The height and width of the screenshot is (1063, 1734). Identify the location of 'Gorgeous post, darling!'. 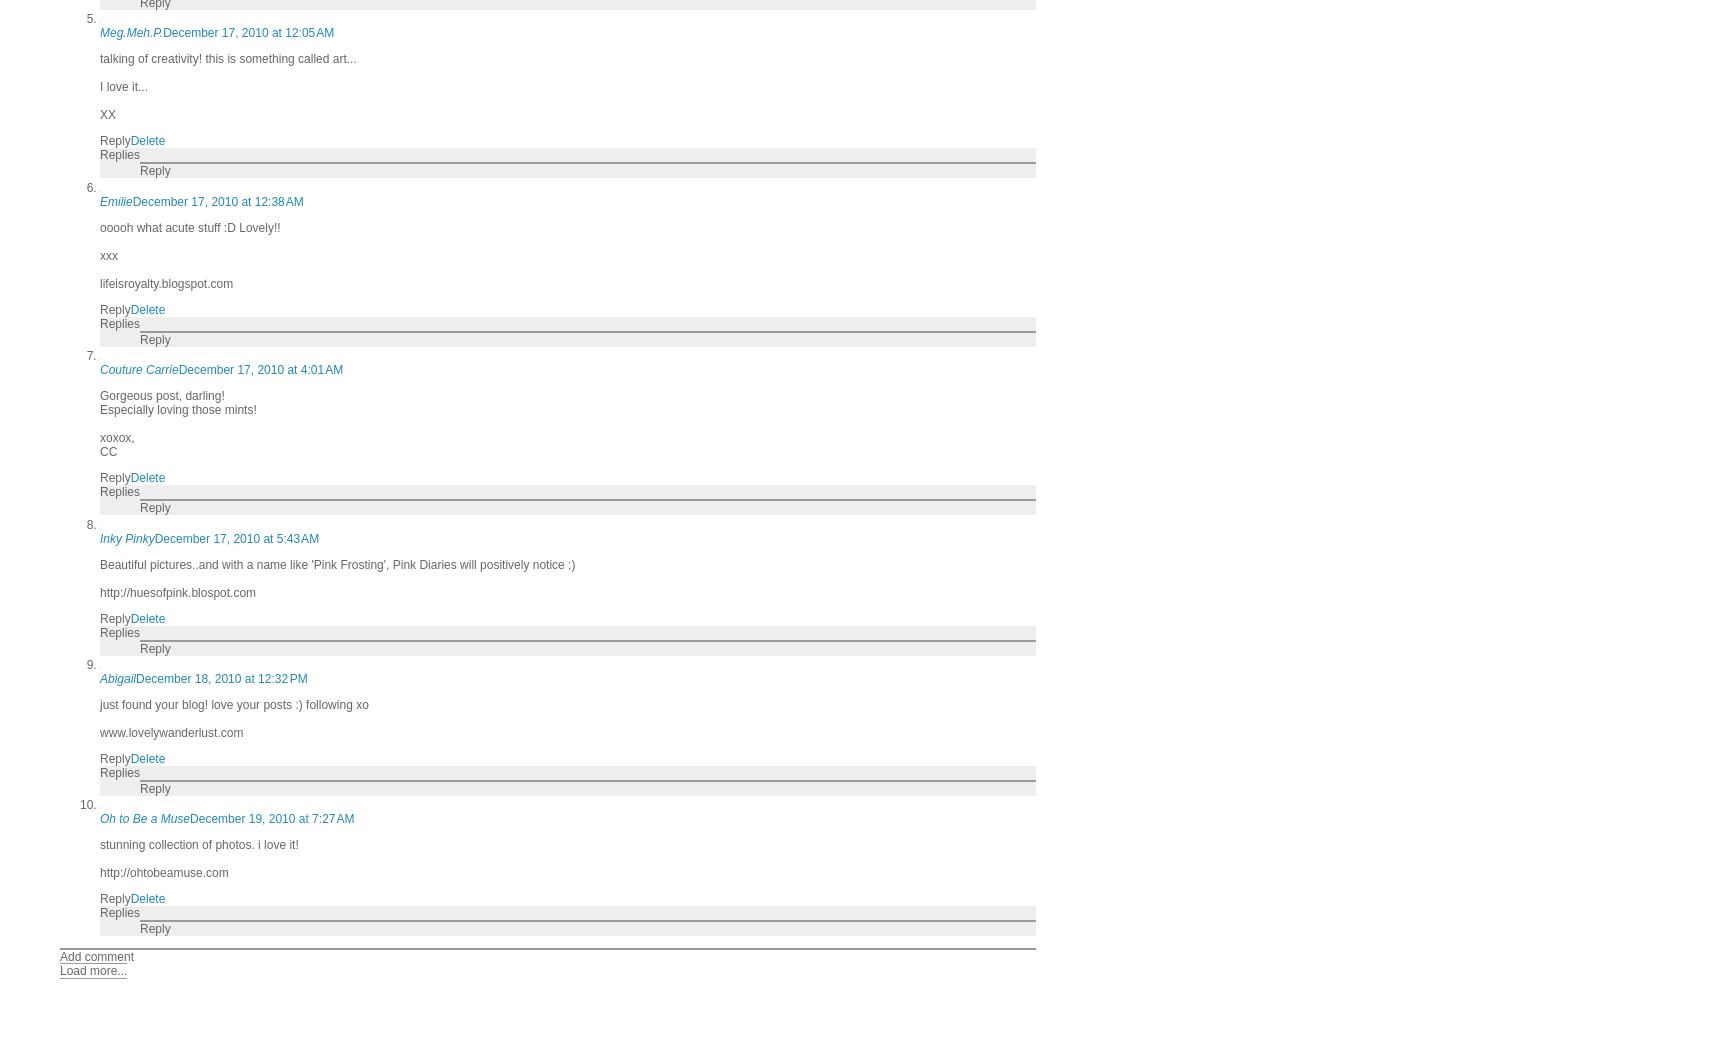
(100, 395).